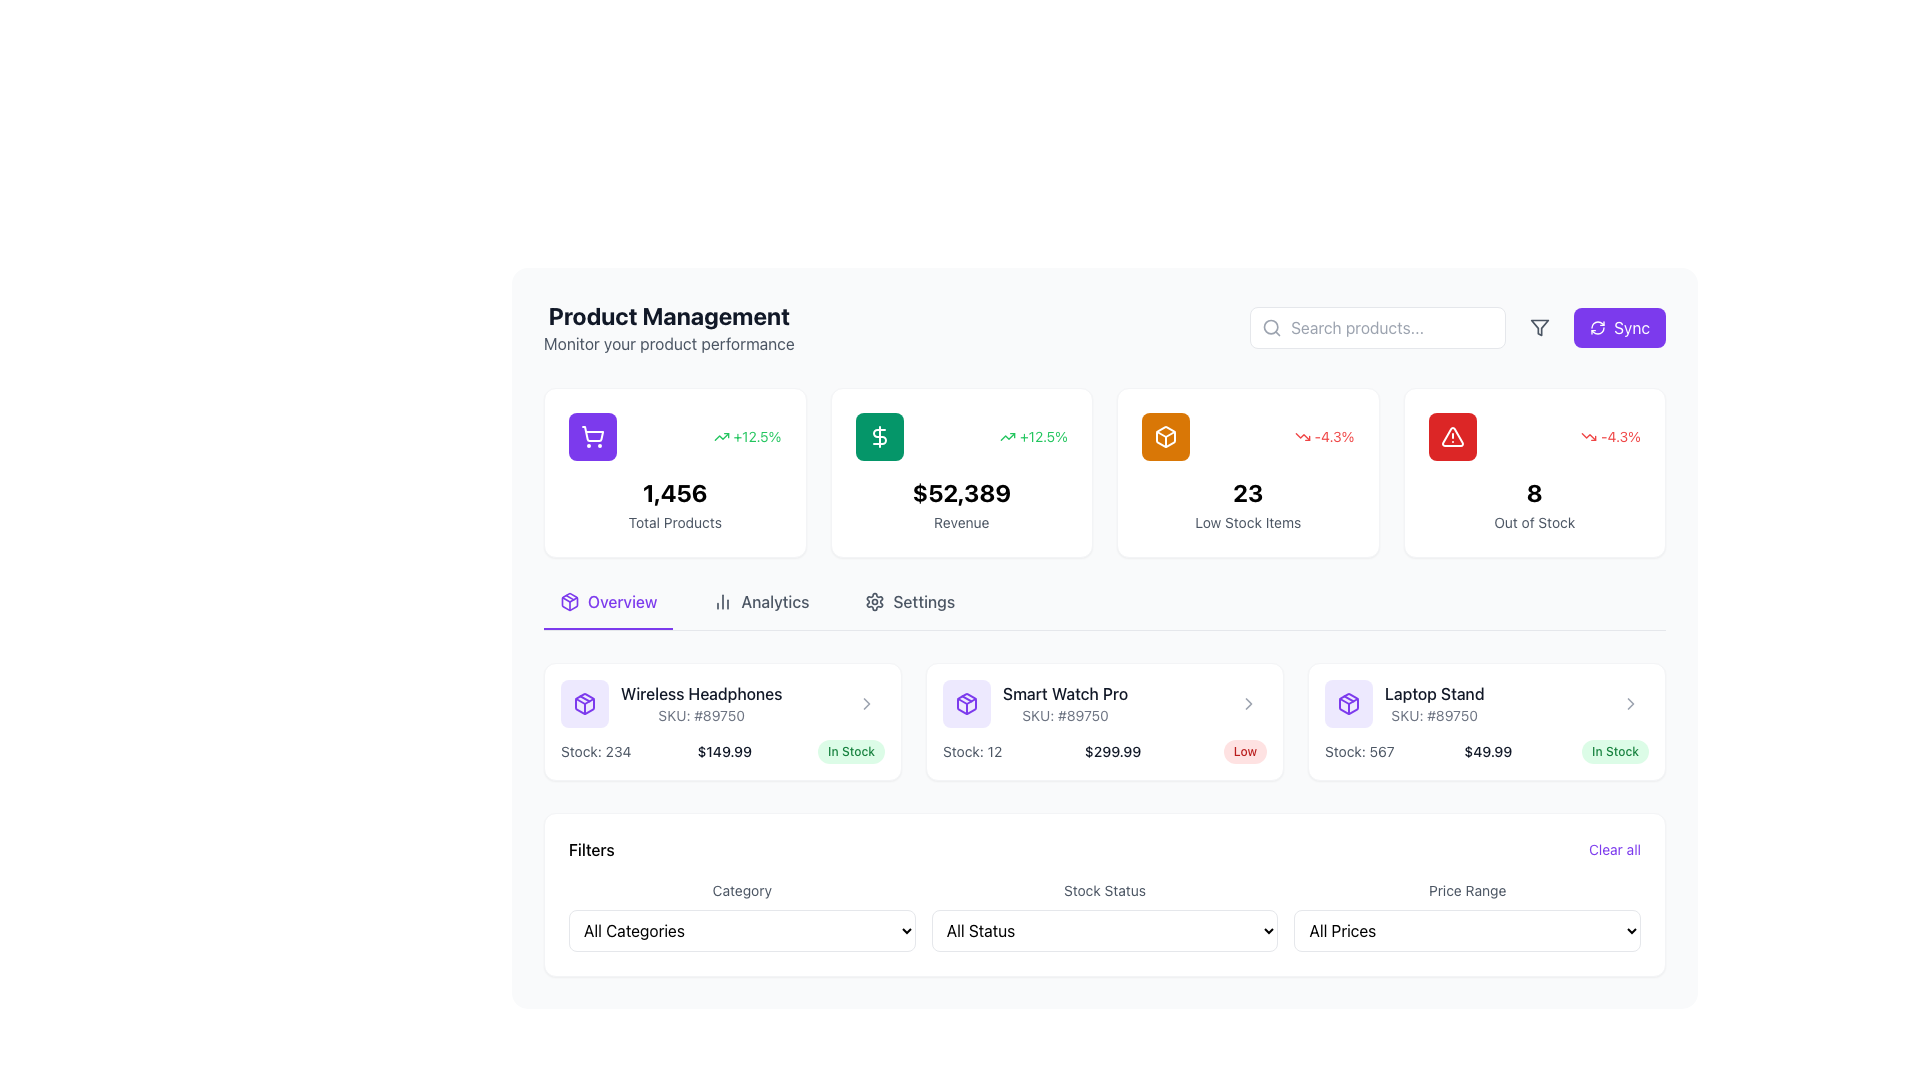 This screenshot has width=1920, height=1080. What do you see at coordinates (1488, 752) in the screenshot?
I see `the static text label indicating the price of the 'Laptop Stand', located in the second row of the overview section` at bounding box center [1488, 752].